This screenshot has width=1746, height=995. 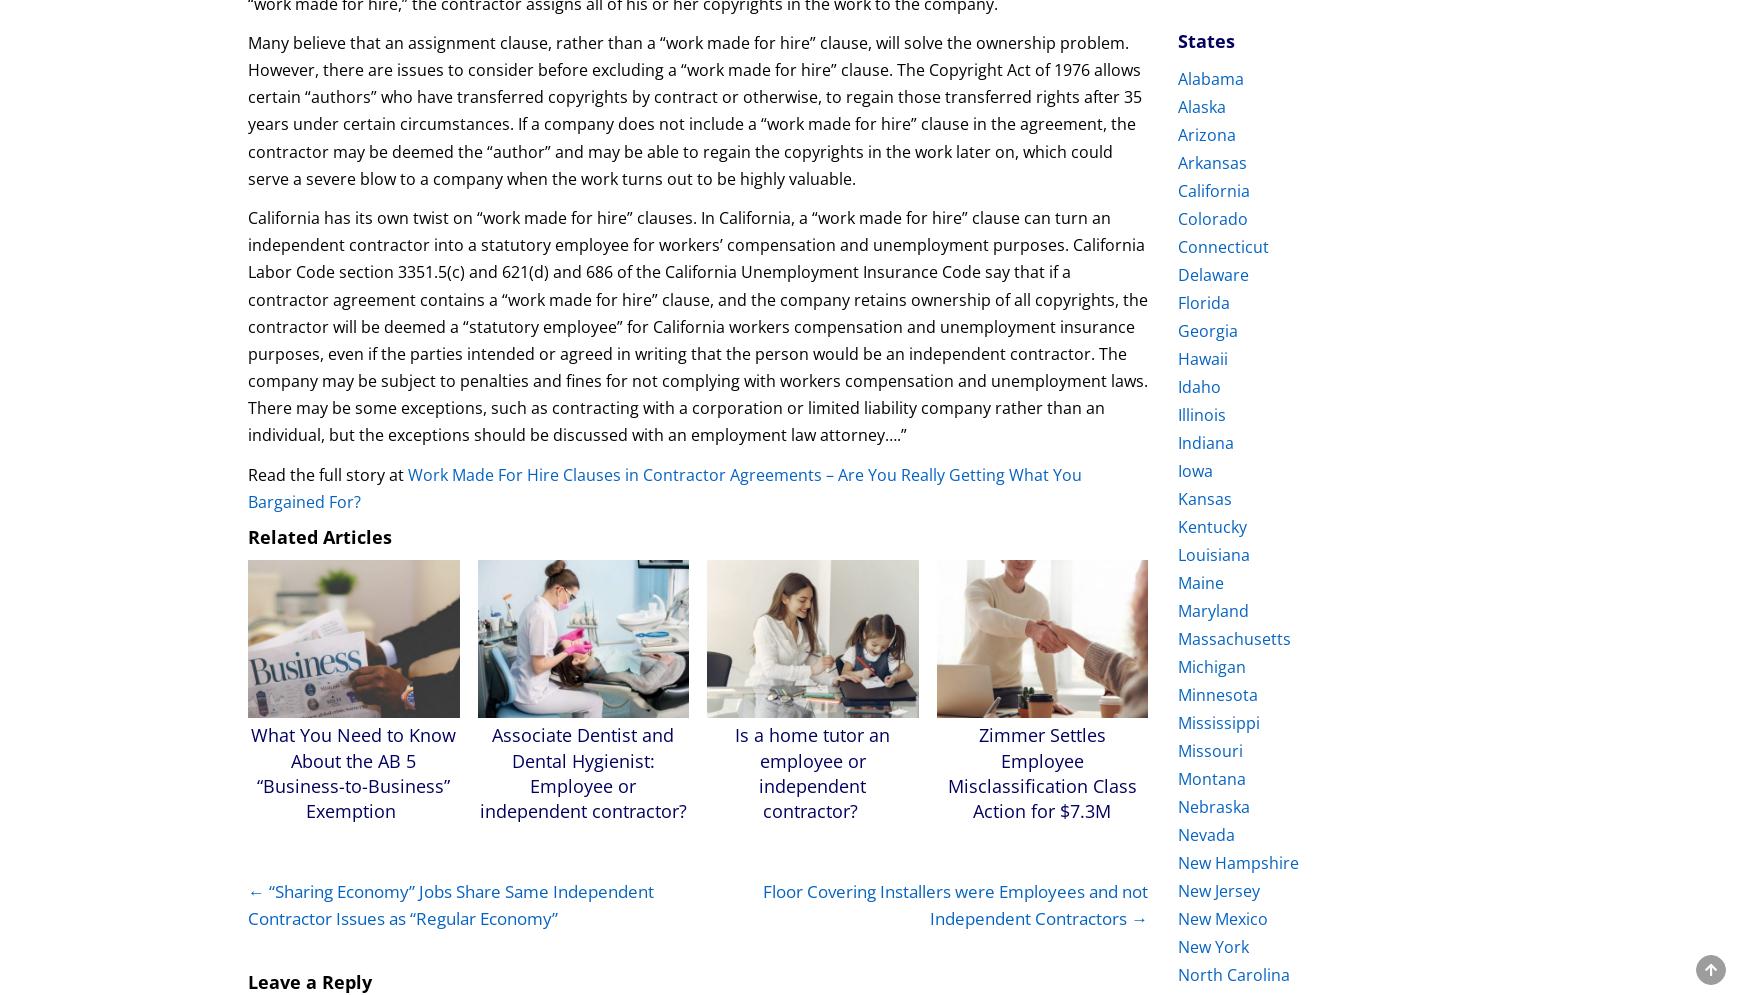 What do you see at coordinates (1212, 162) in the screenshot?
I see `'Arkansas'` at bounding box center [1212, 162].